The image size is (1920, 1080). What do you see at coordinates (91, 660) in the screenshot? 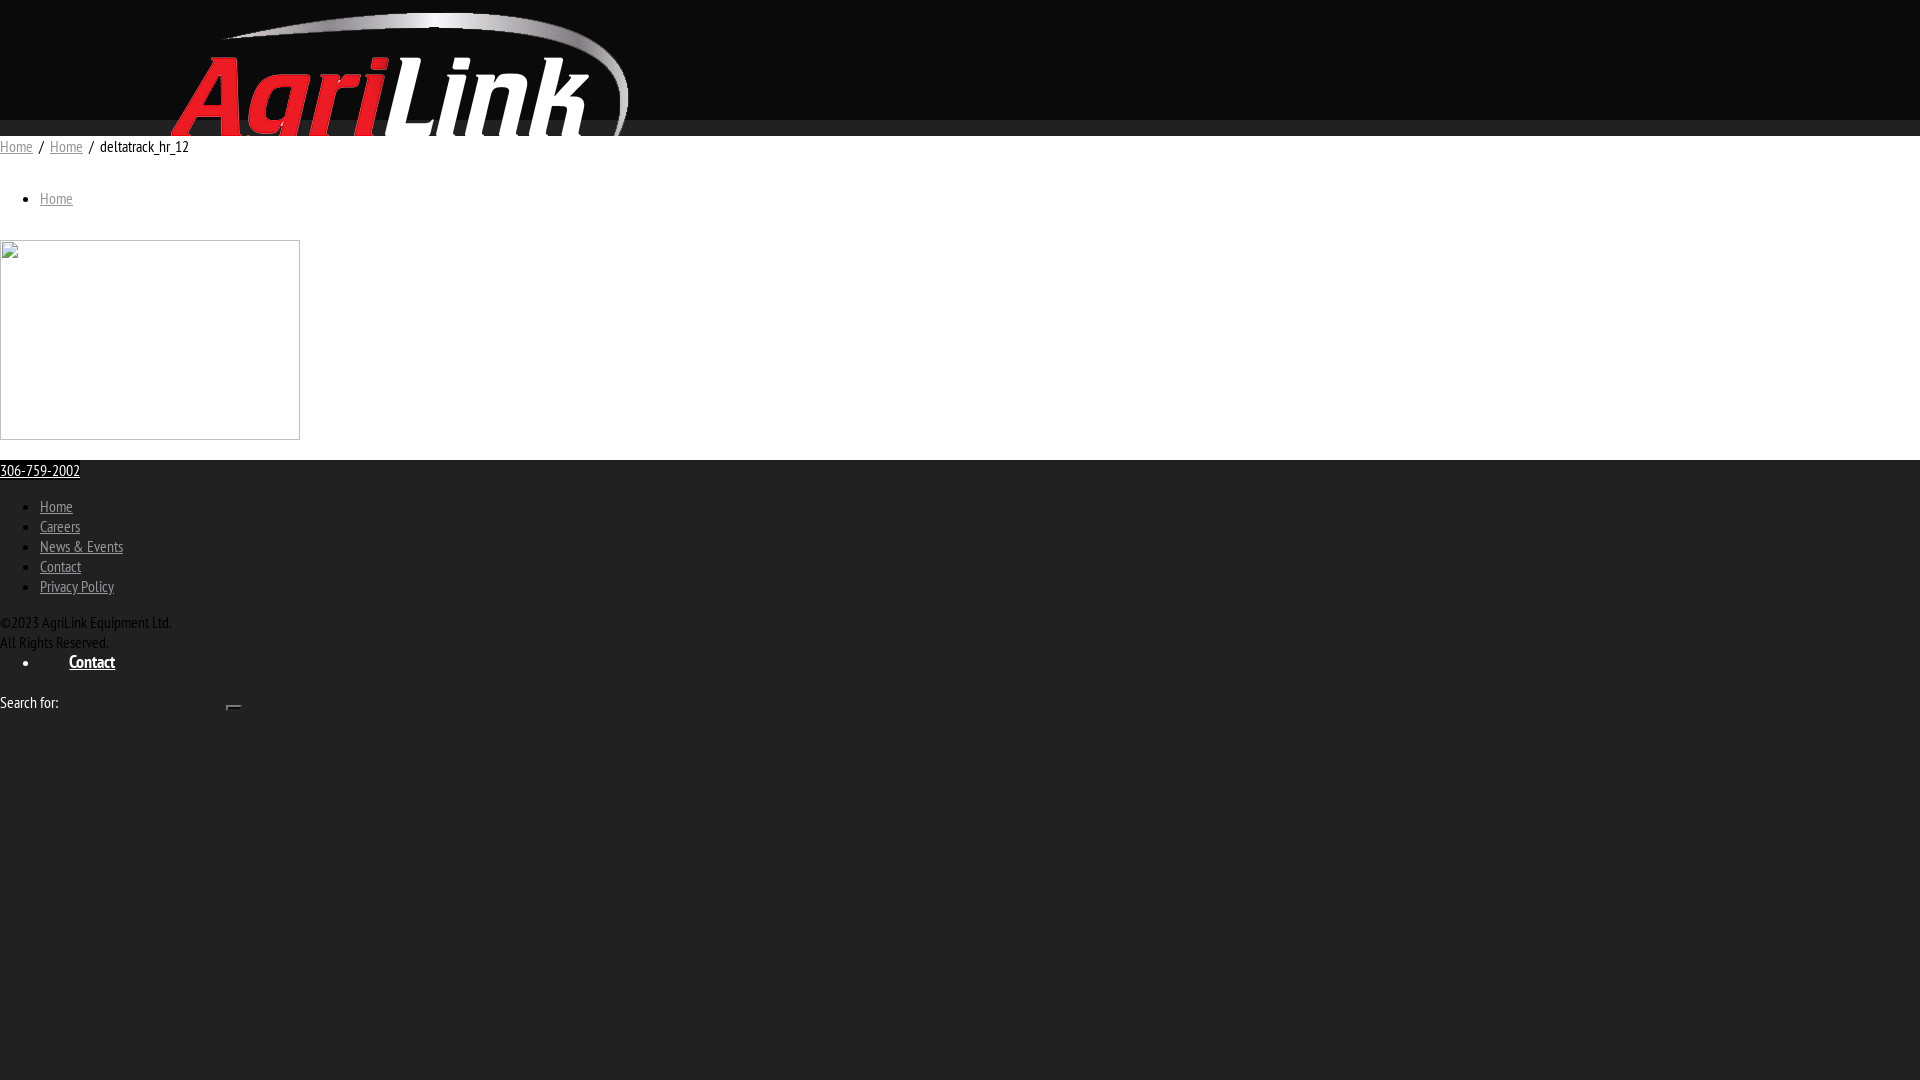
I see `'Contact'` at bounding box center [91, 660].